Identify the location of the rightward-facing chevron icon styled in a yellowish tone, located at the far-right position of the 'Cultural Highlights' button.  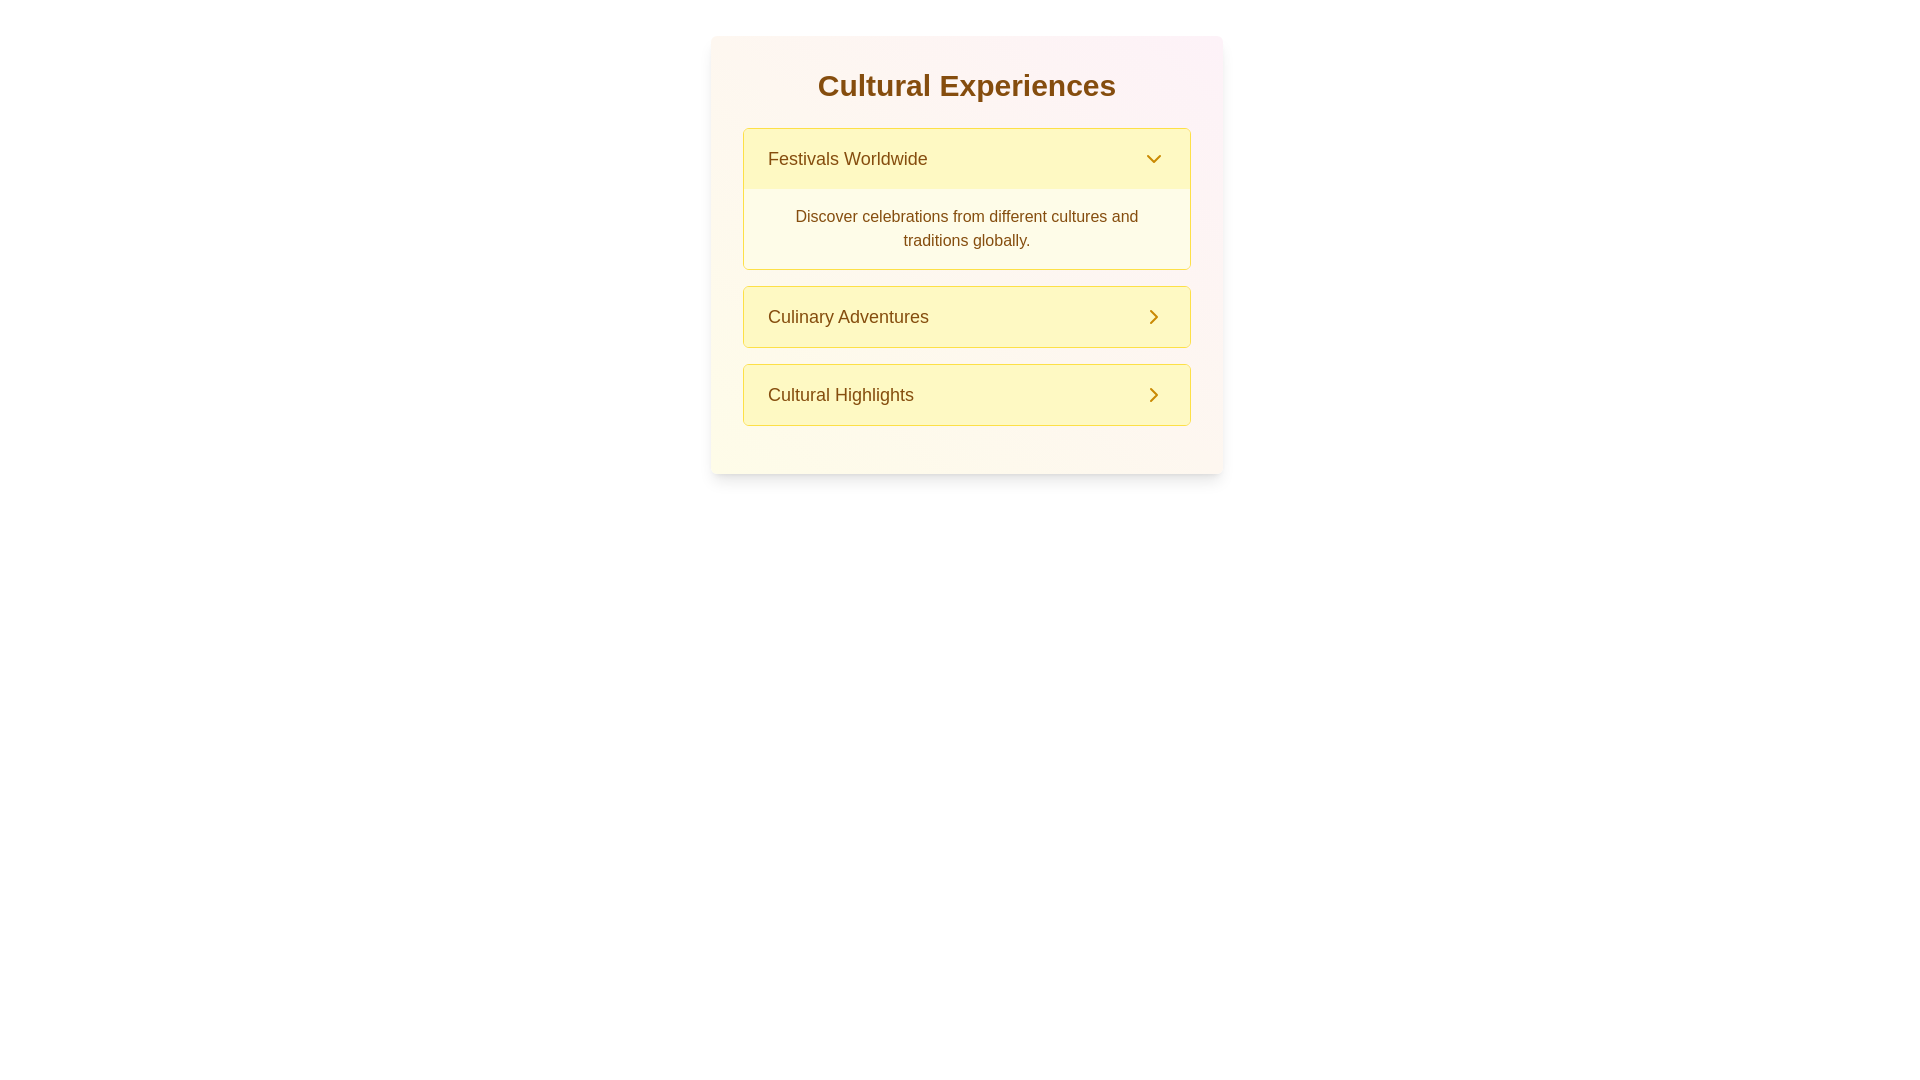
(1153, 394).